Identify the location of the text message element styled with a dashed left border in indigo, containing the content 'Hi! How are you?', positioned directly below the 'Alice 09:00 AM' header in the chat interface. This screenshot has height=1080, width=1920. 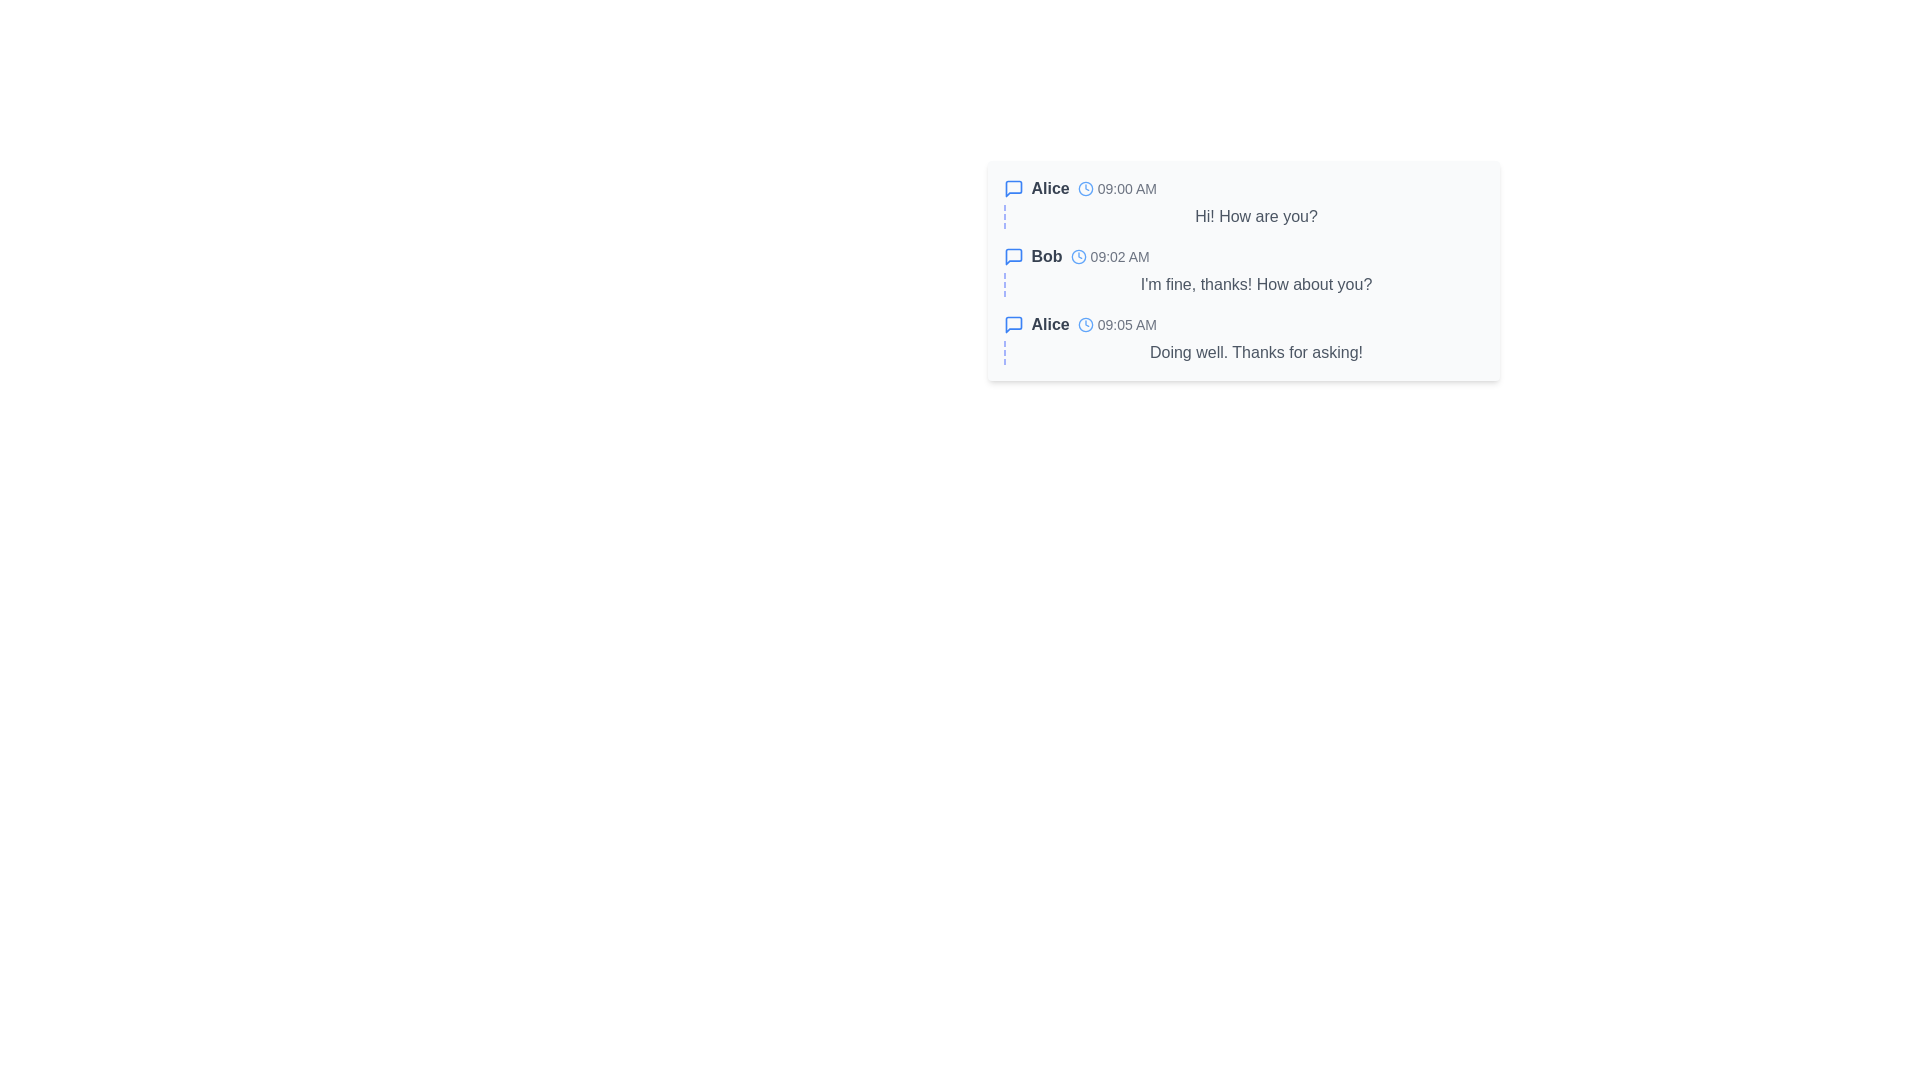
(1242, 216).